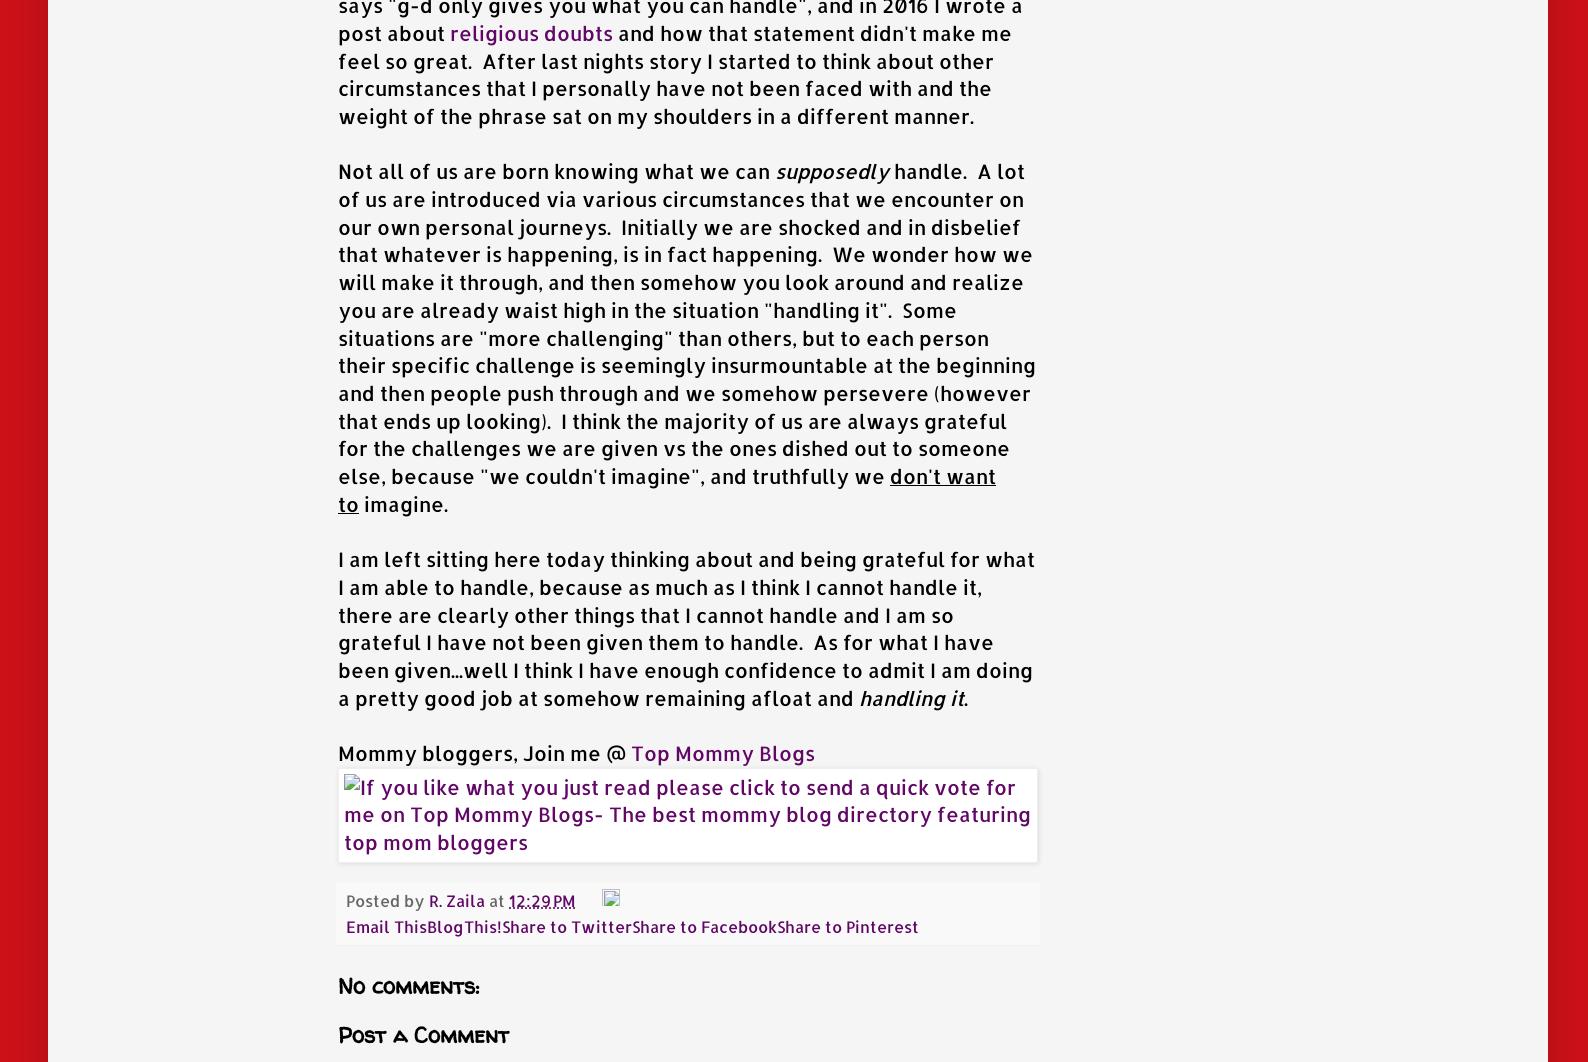 The height and width of the screenshot is (1062, 1588). I want to click on 'religious doubts', so click(530, 32).